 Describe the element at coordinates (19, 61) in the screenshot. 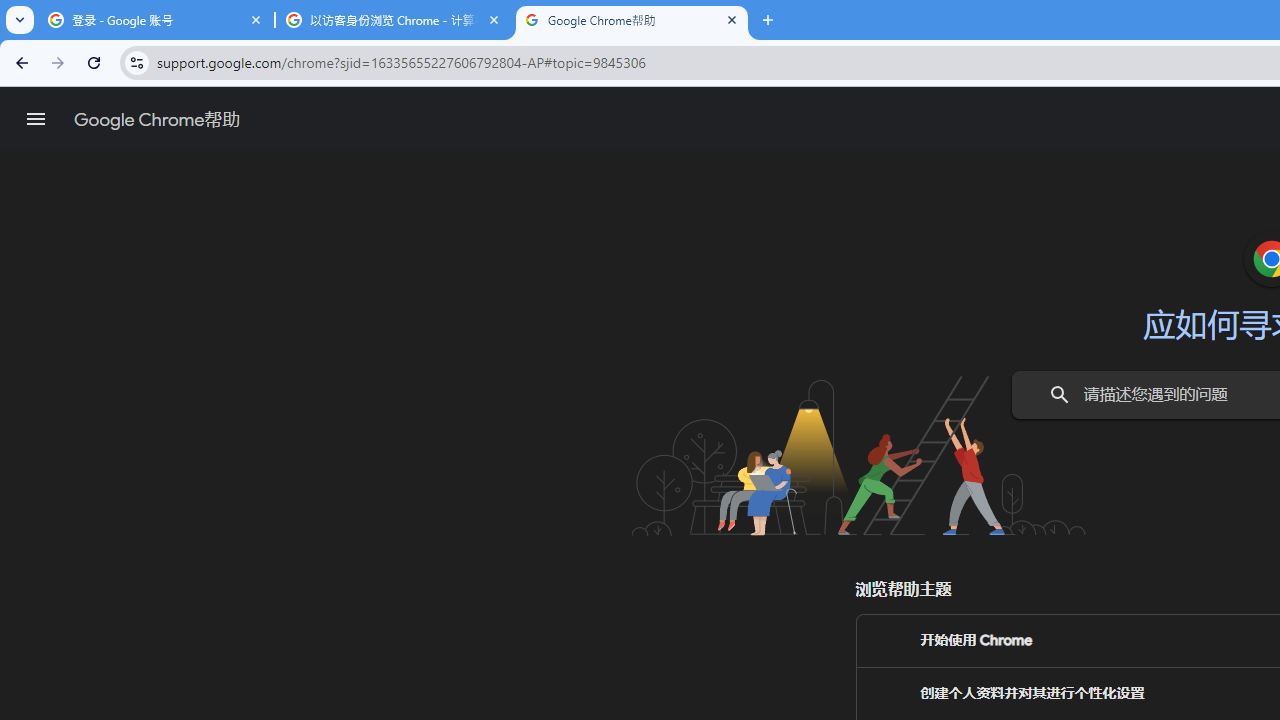

I see `'Back'` at that location.